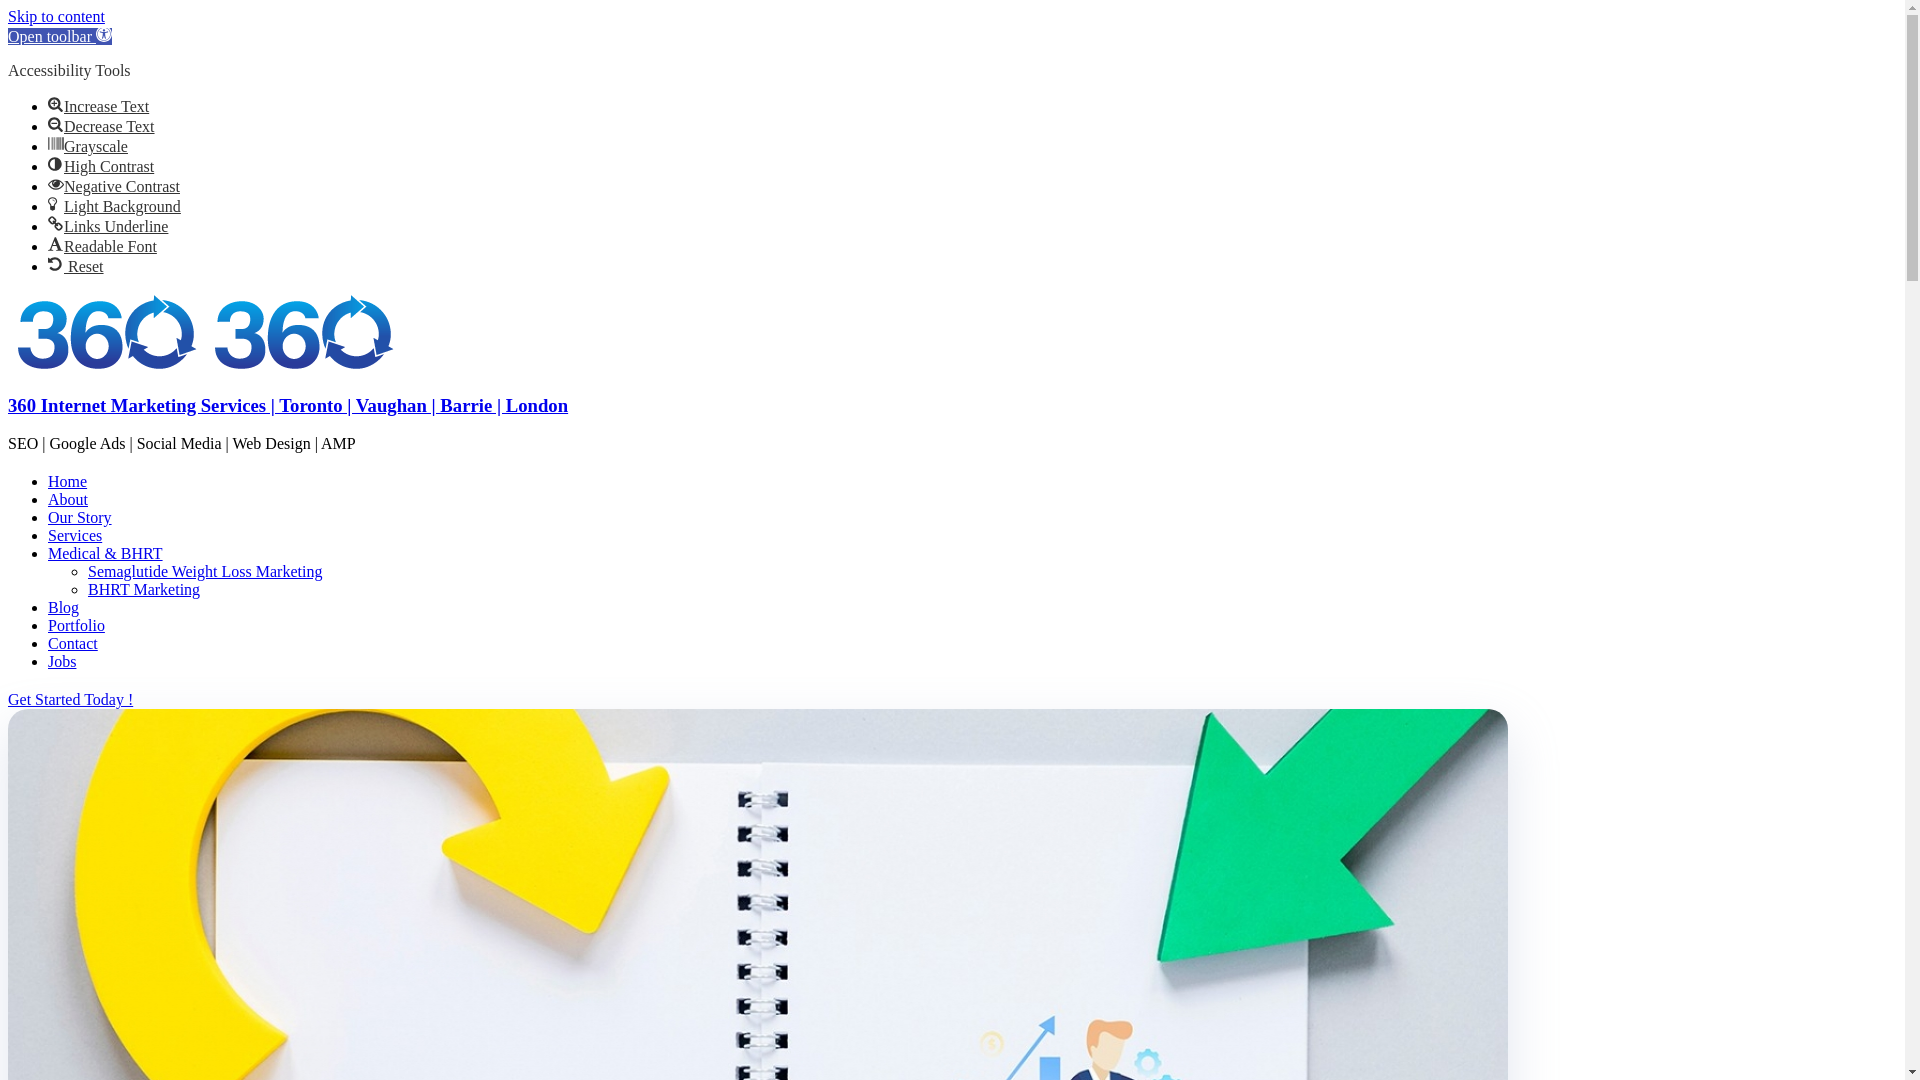 The width and height of the screenshot is (1920, 1080). Describe the element at coordinates (106, 225) in the screenshot. I see `'Links UnderlineLinks Underline'` at that location.